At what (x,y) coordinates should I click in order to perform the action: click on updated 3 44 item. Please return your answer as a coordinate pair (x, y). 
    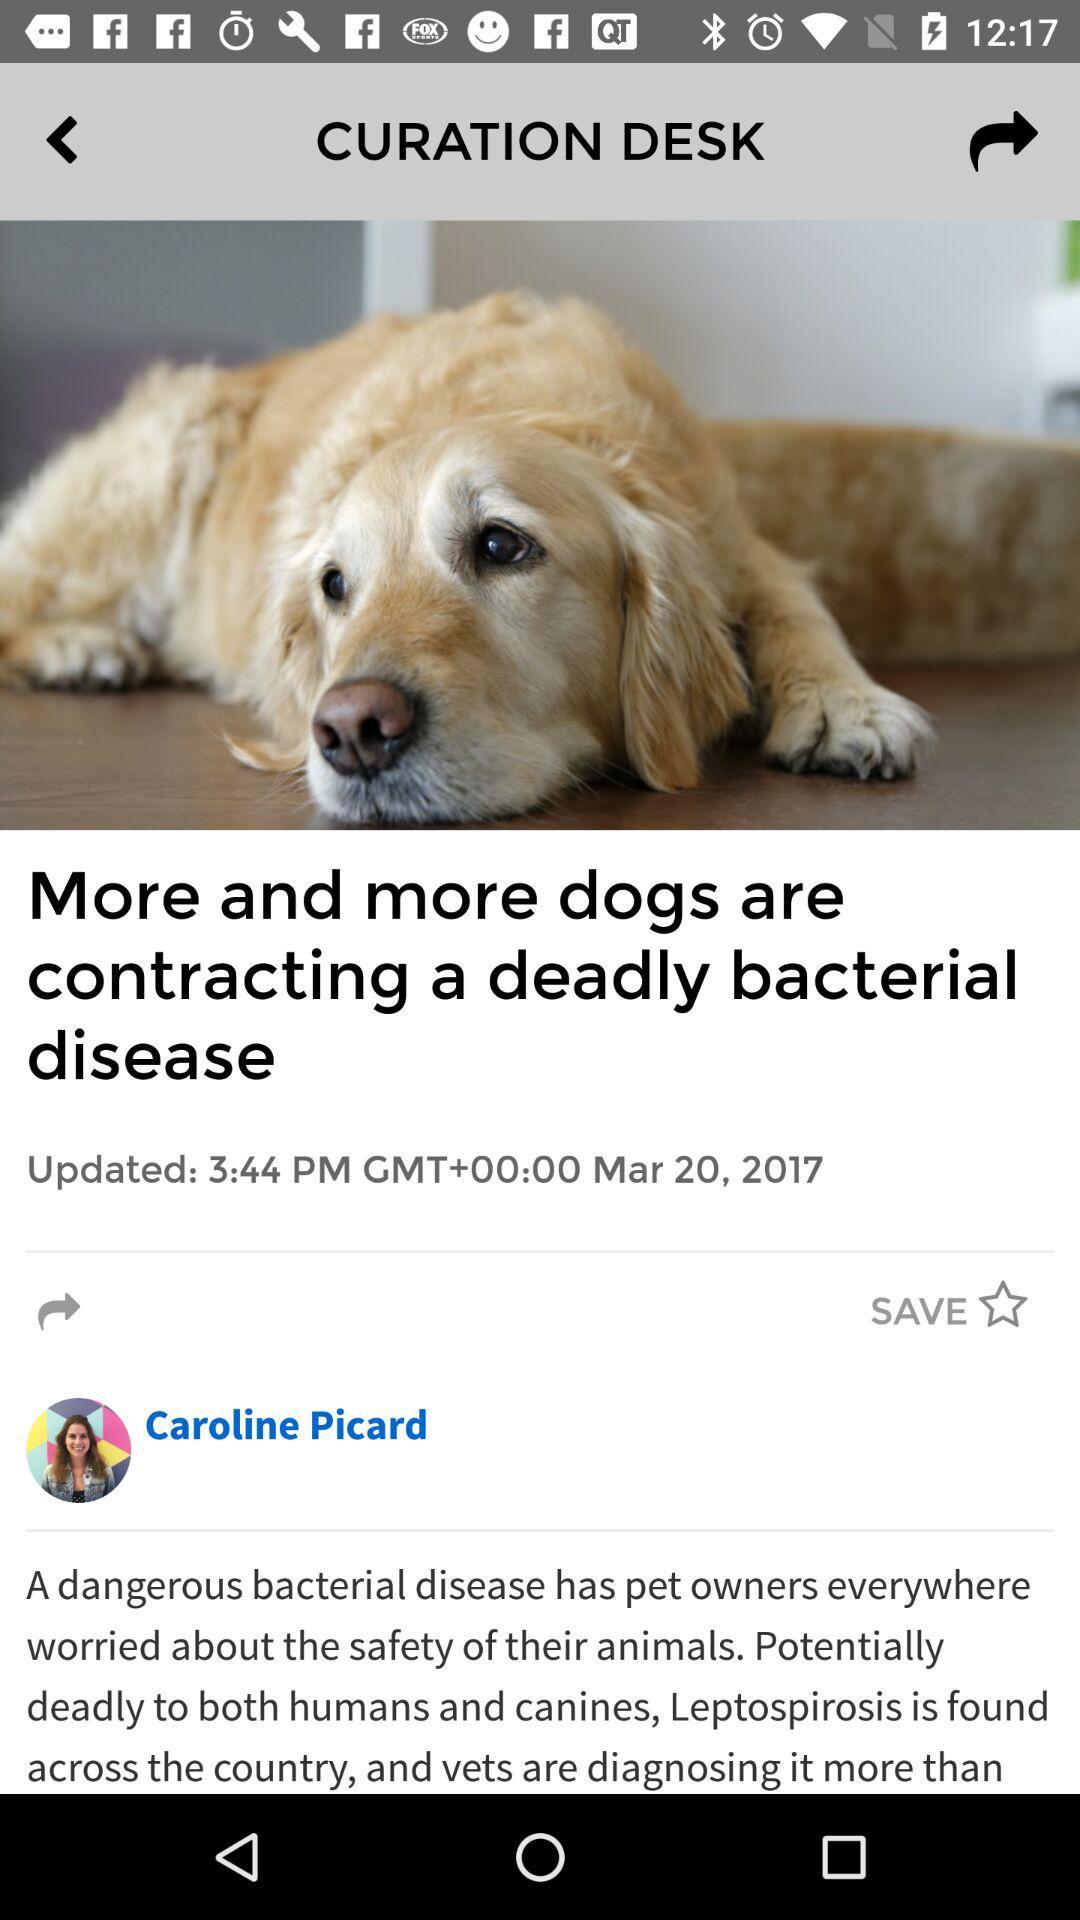
    Looking at the image, I should click on (540, 1170).